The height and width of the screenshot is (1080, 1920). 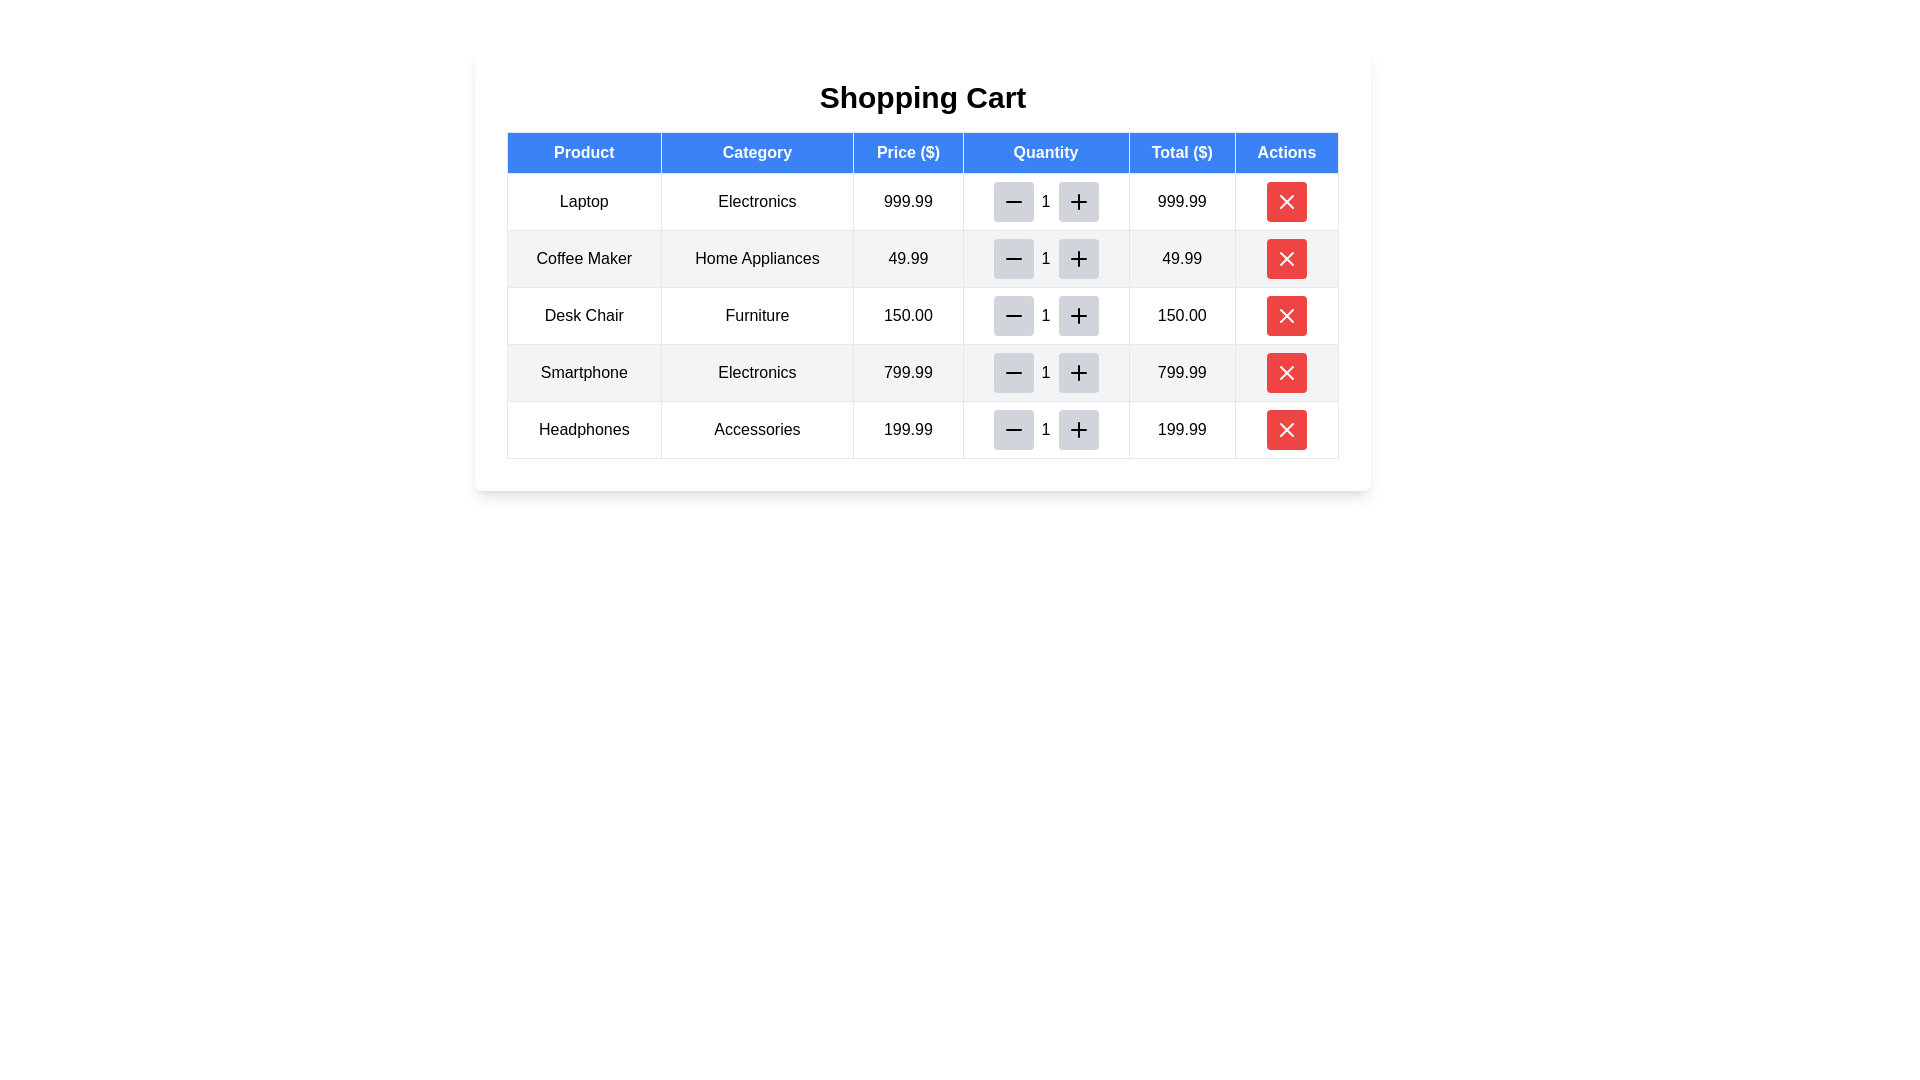 I want to click on the third row of the shopping cart table containing the product 'Desk Chair', category 'Furniture', and price '150.00', so click(x=921, y=315).